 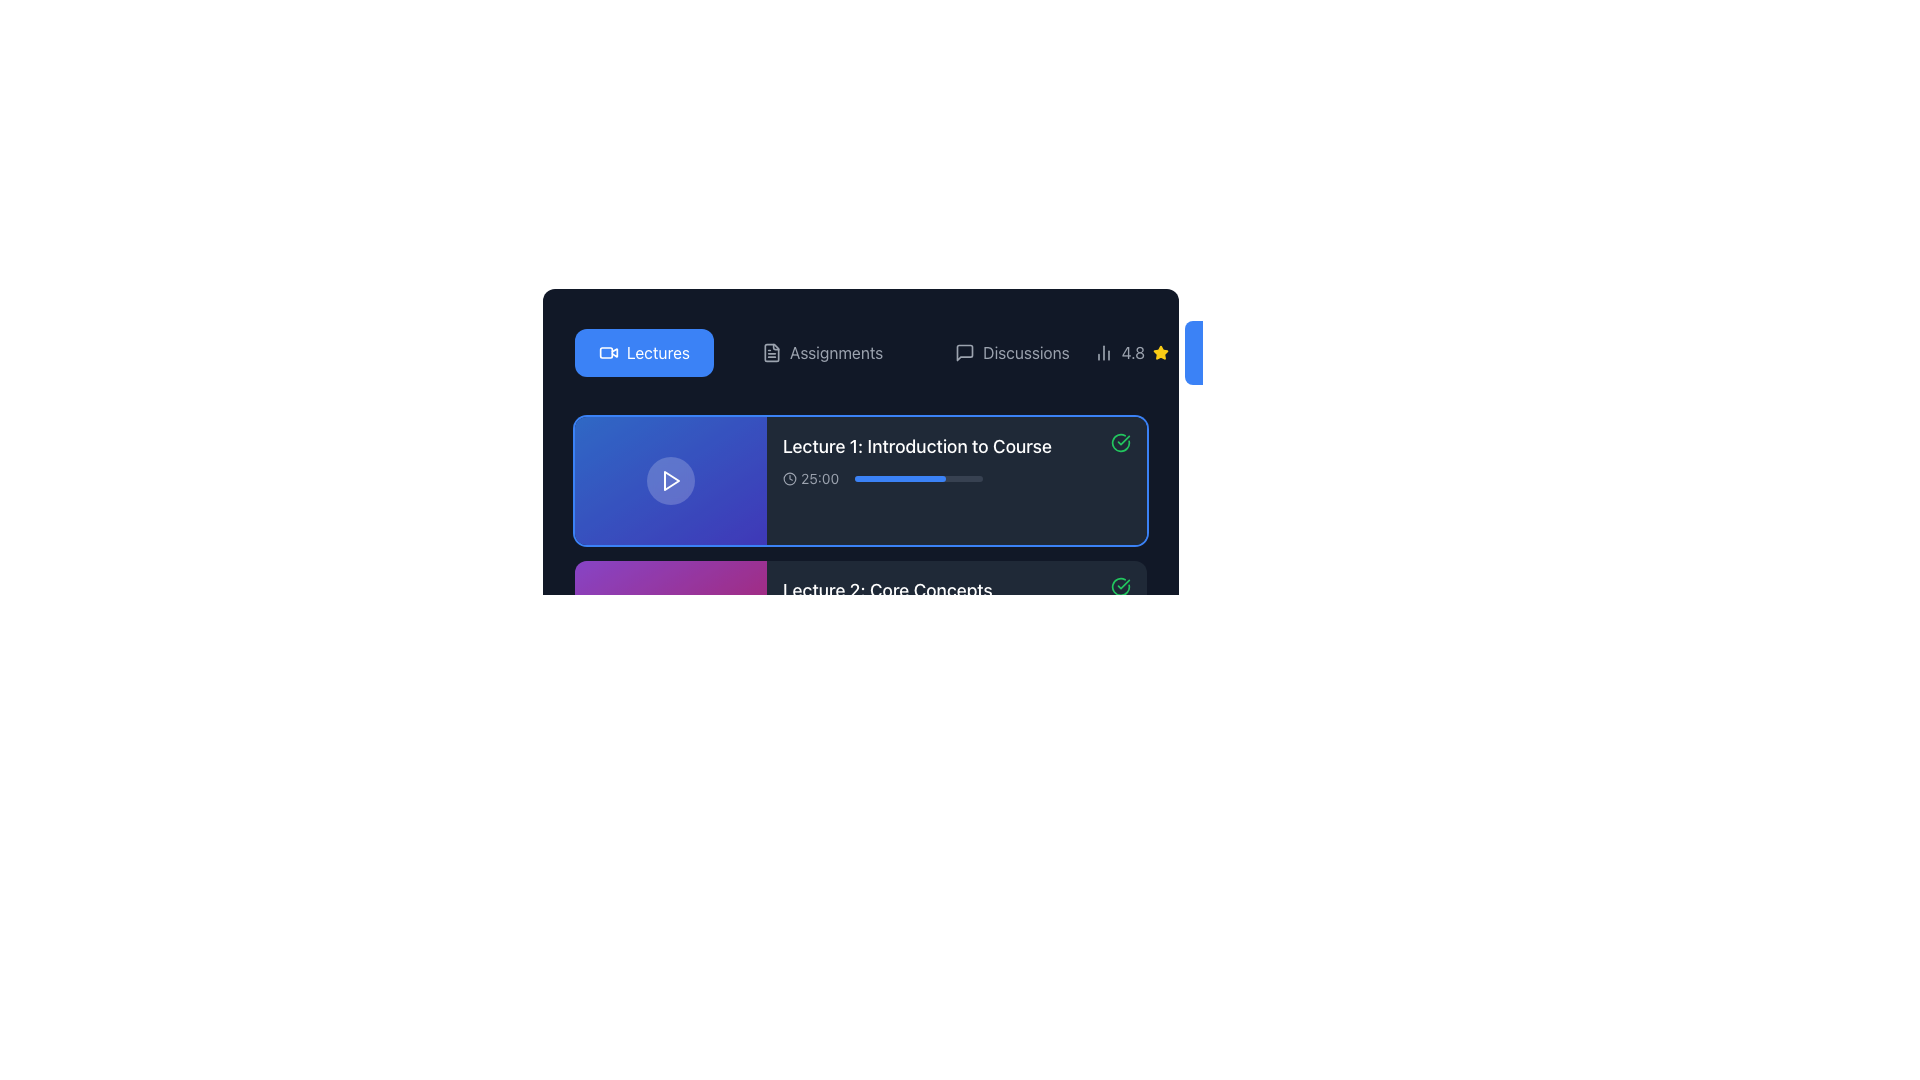 What do you see at coordinates (671, 481) in the screenshot?
I see `the circular play button with a semi-transparent white background and a play icon, located within the 'Lecture 1: Introduction to Course' card` at bounding box center [671, 481].